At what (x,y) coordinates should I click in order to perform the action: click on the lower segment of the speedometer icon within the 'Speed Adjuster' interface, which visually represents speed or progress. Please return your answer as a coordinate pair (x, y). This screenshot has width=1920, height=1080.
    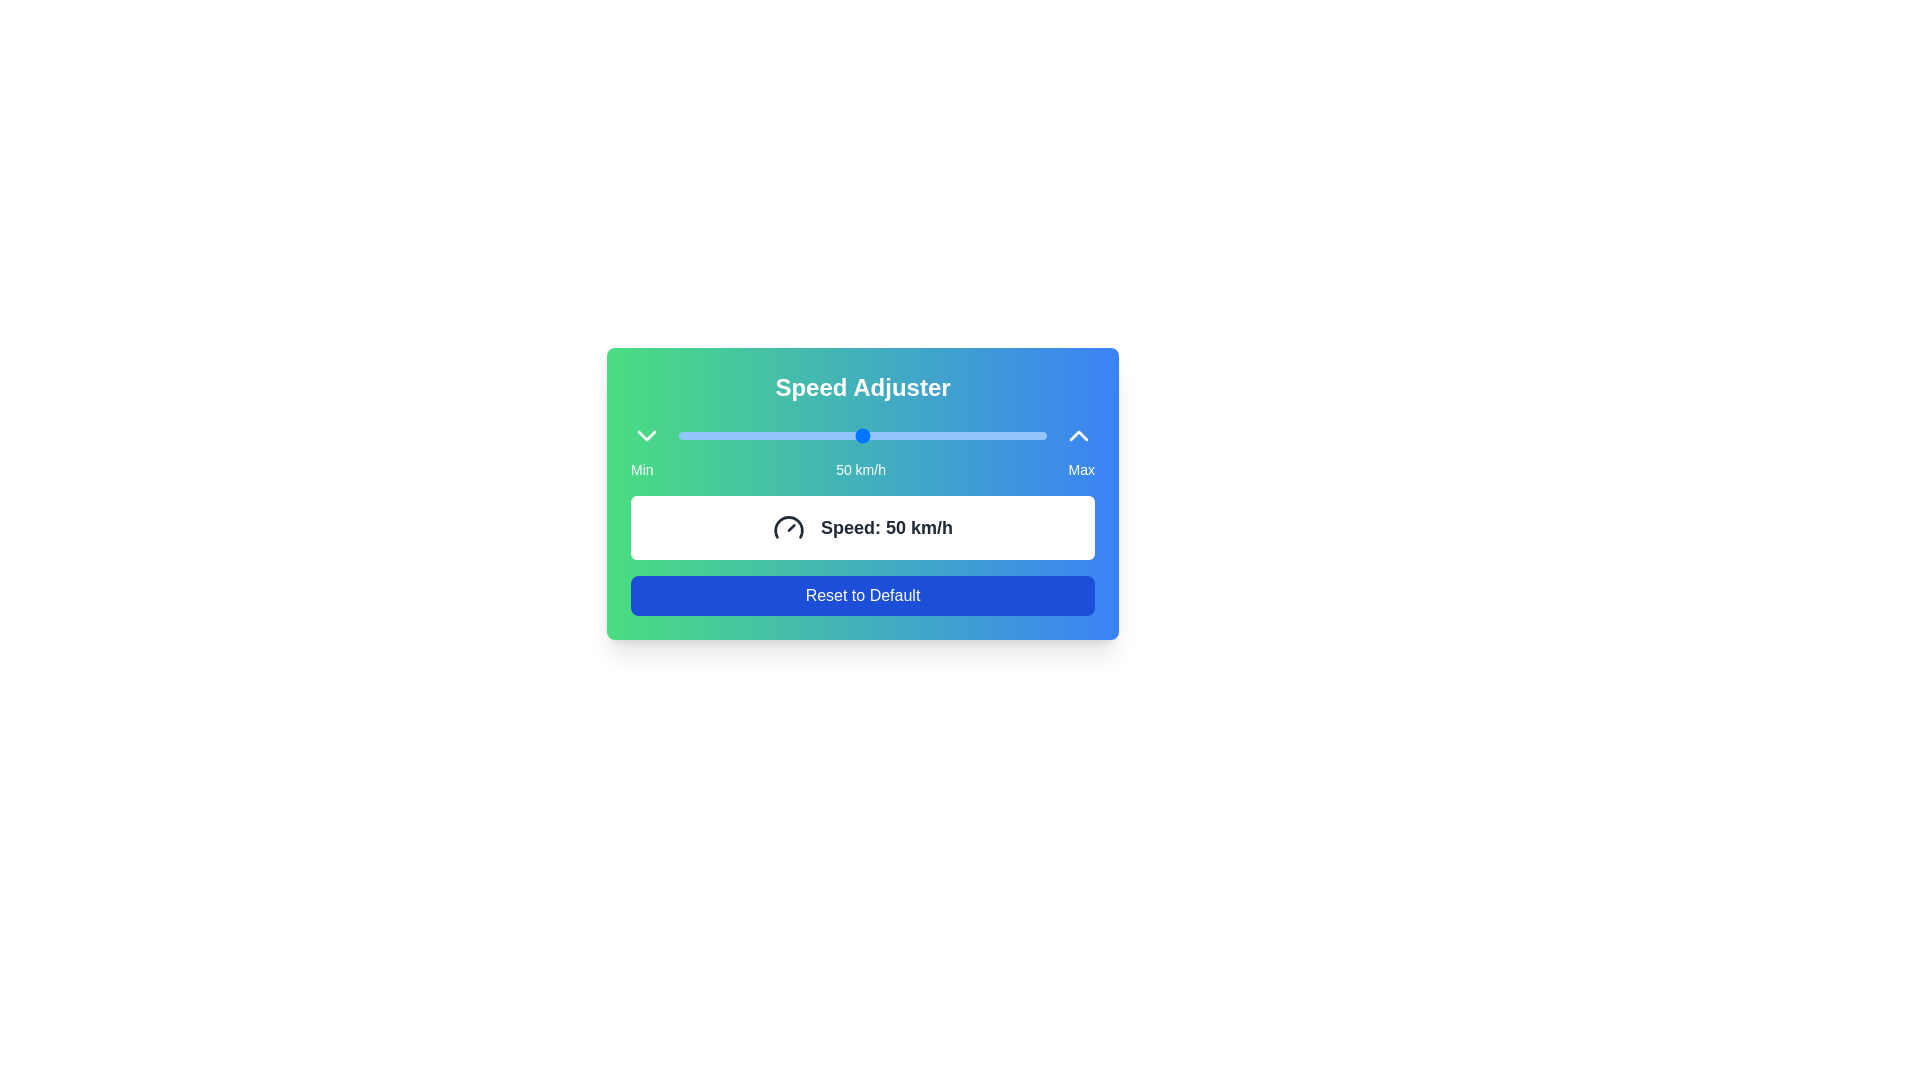
    Looking at the image, I should click on (787, 526).